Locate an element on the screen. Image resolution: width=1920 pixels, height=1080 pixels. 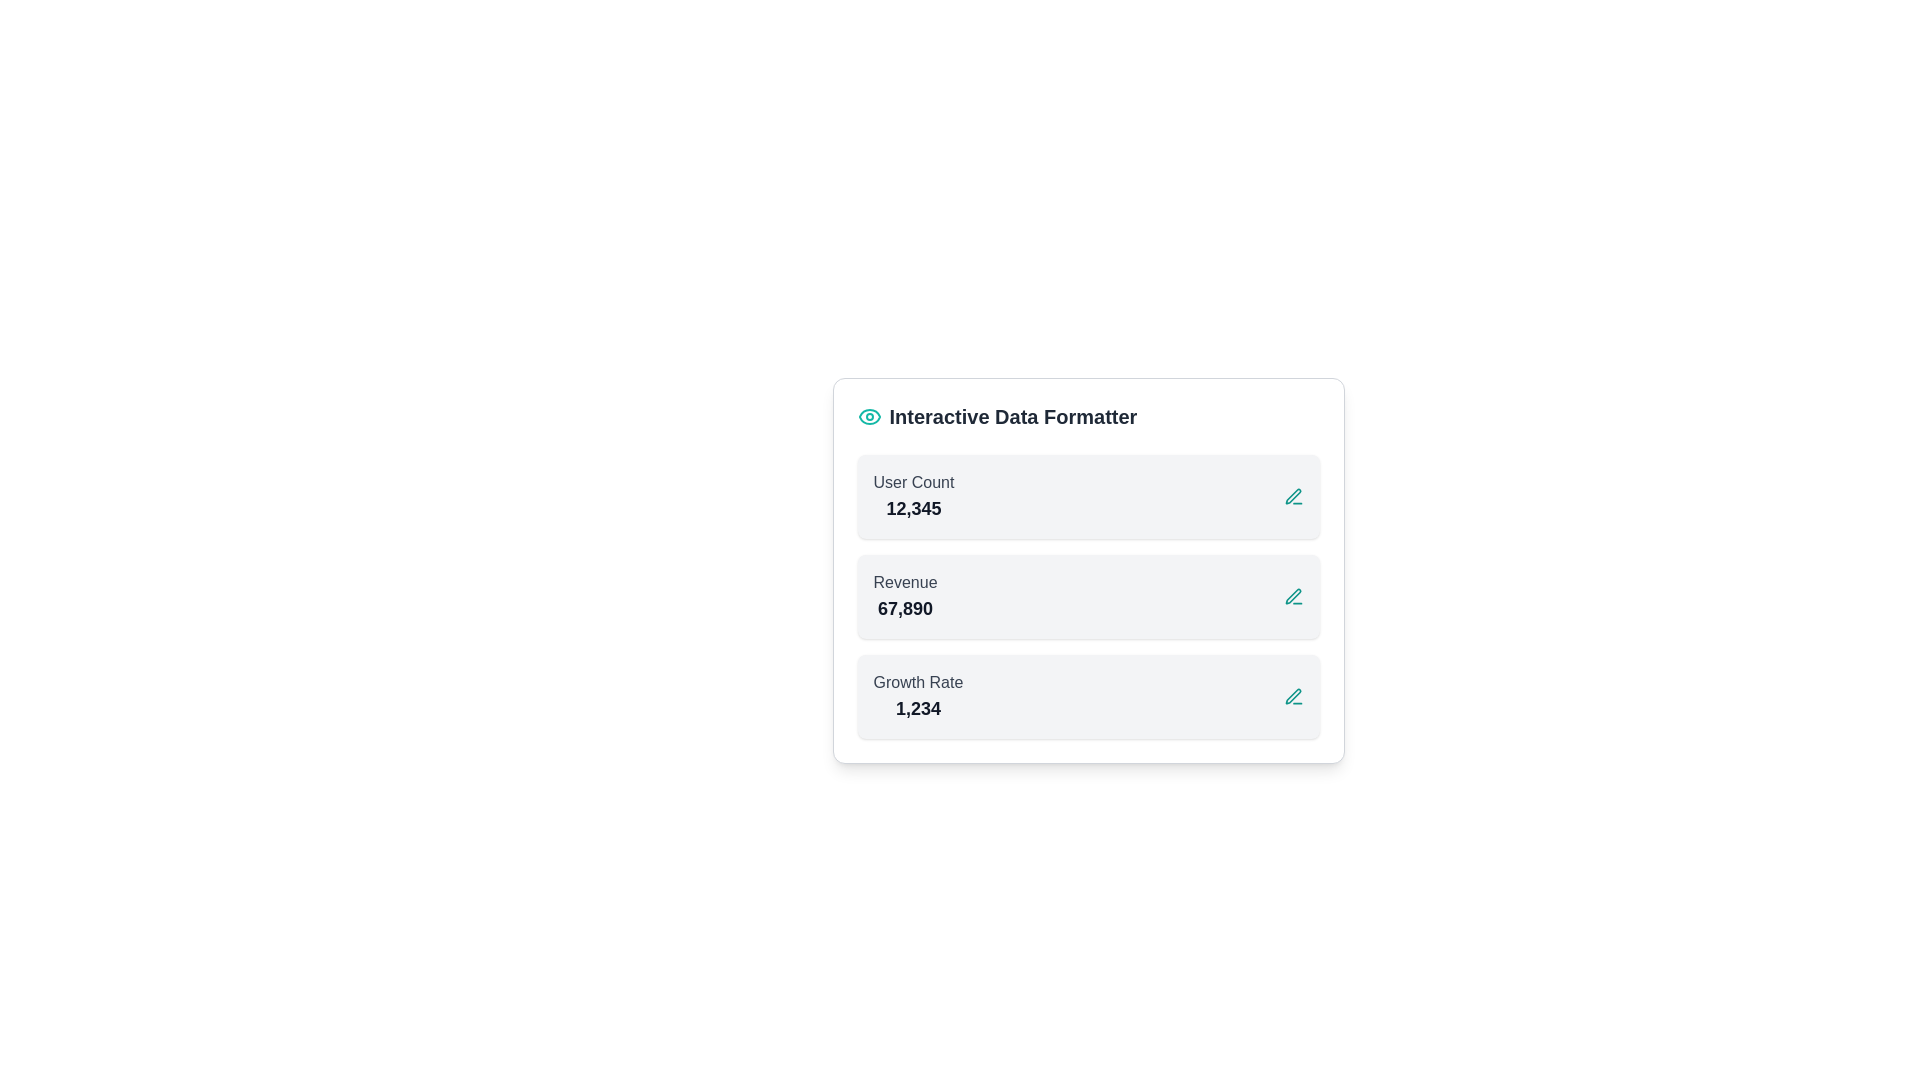
the 'Growth Rate' text label, which is located in the 'Interactive Data Formatter' panel, specifically in the third row below the 'Revenue' row is located at coordinates (917, 681).